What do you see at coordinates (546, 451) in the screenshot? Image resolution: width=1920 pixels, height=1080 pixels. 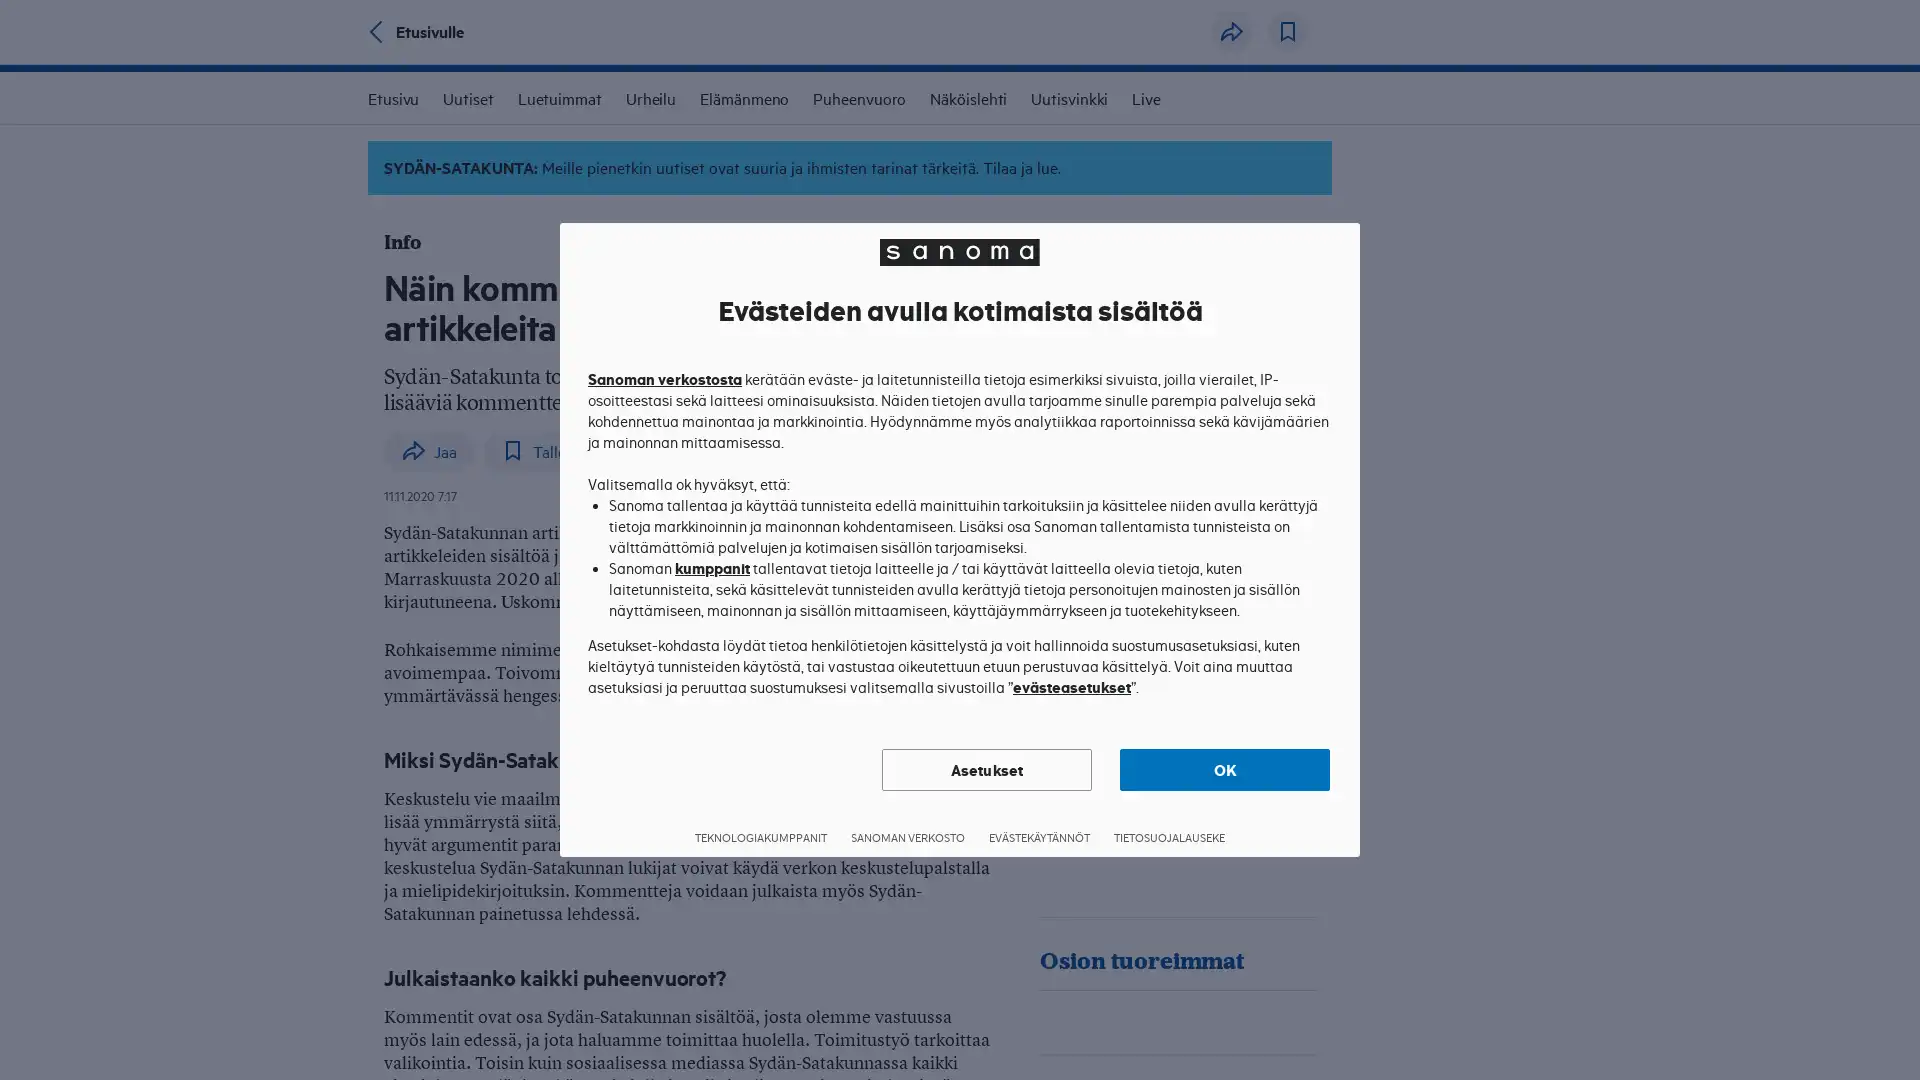 I see `Tallenna` at bounding box center [546, 451].